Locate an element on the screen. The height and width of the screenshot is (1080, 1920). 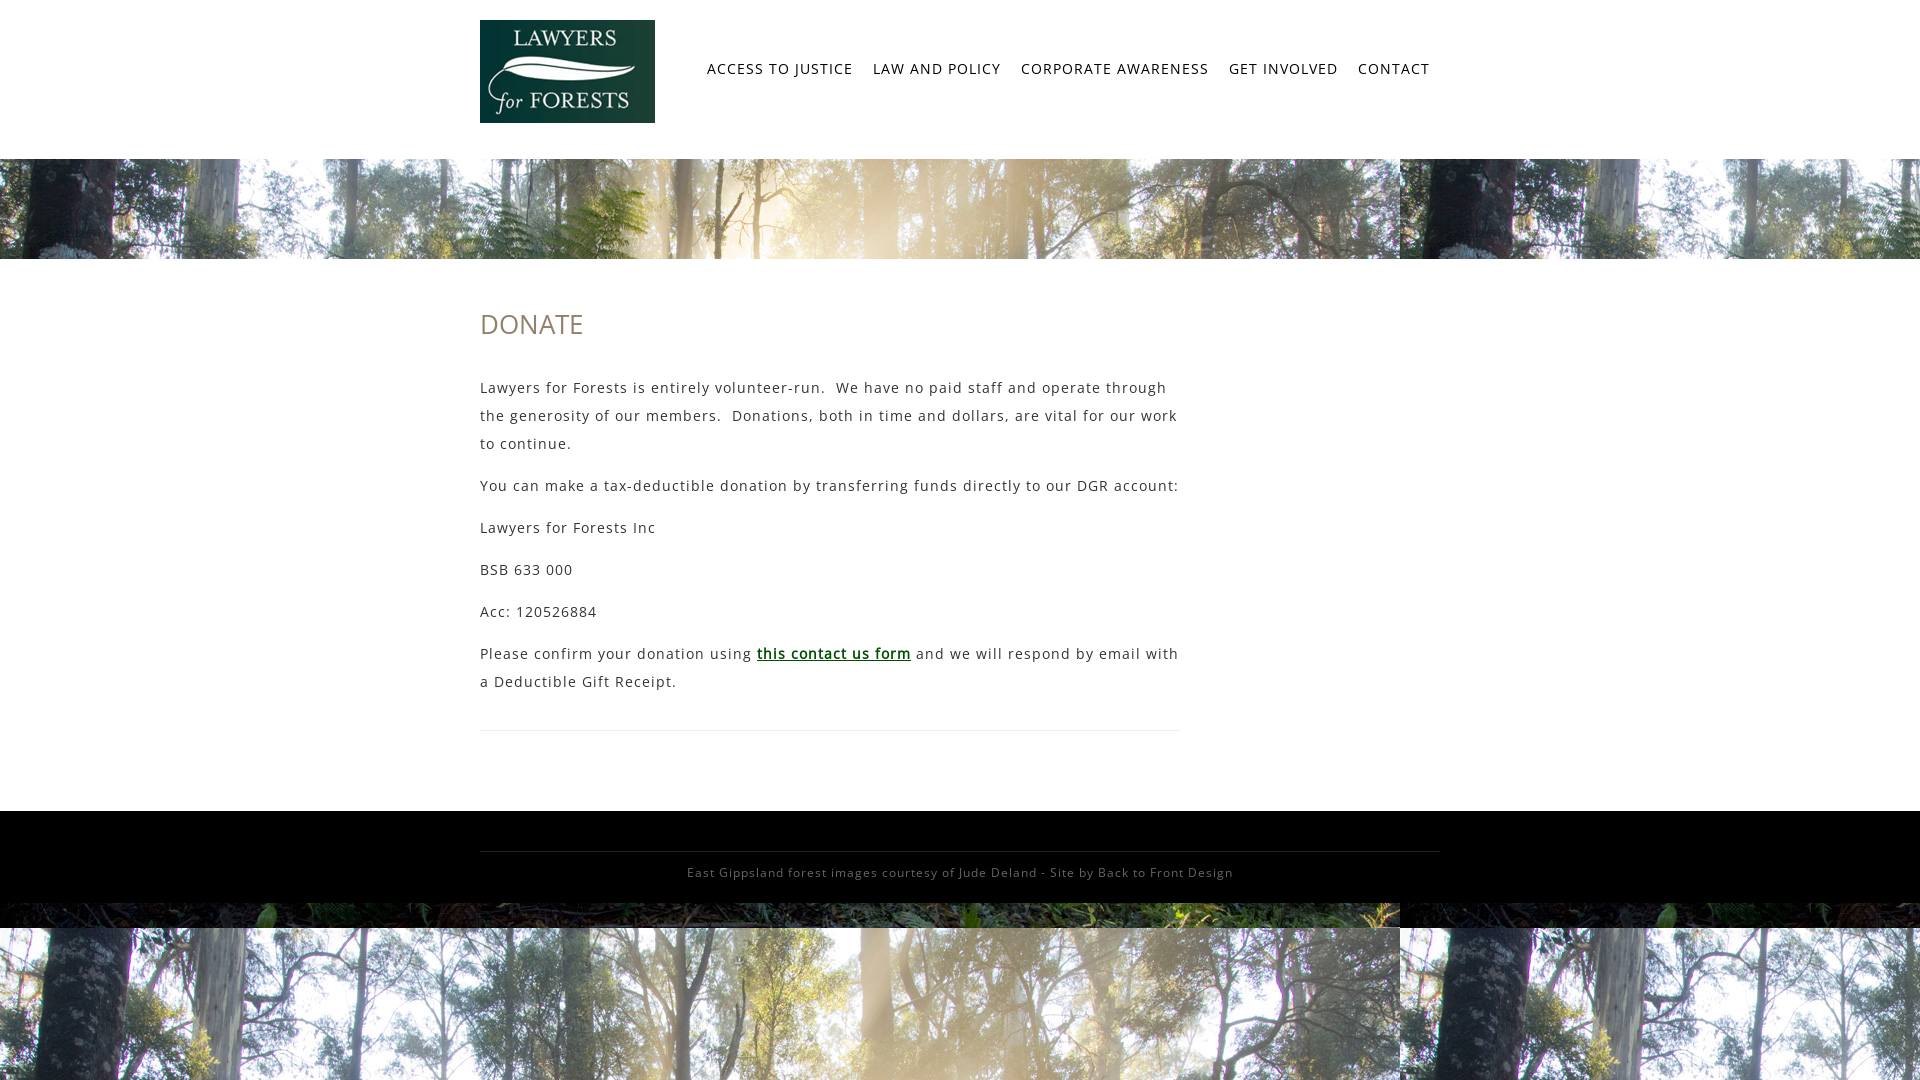
'LAW AND POLICY' is located at coordinates (863, 67).